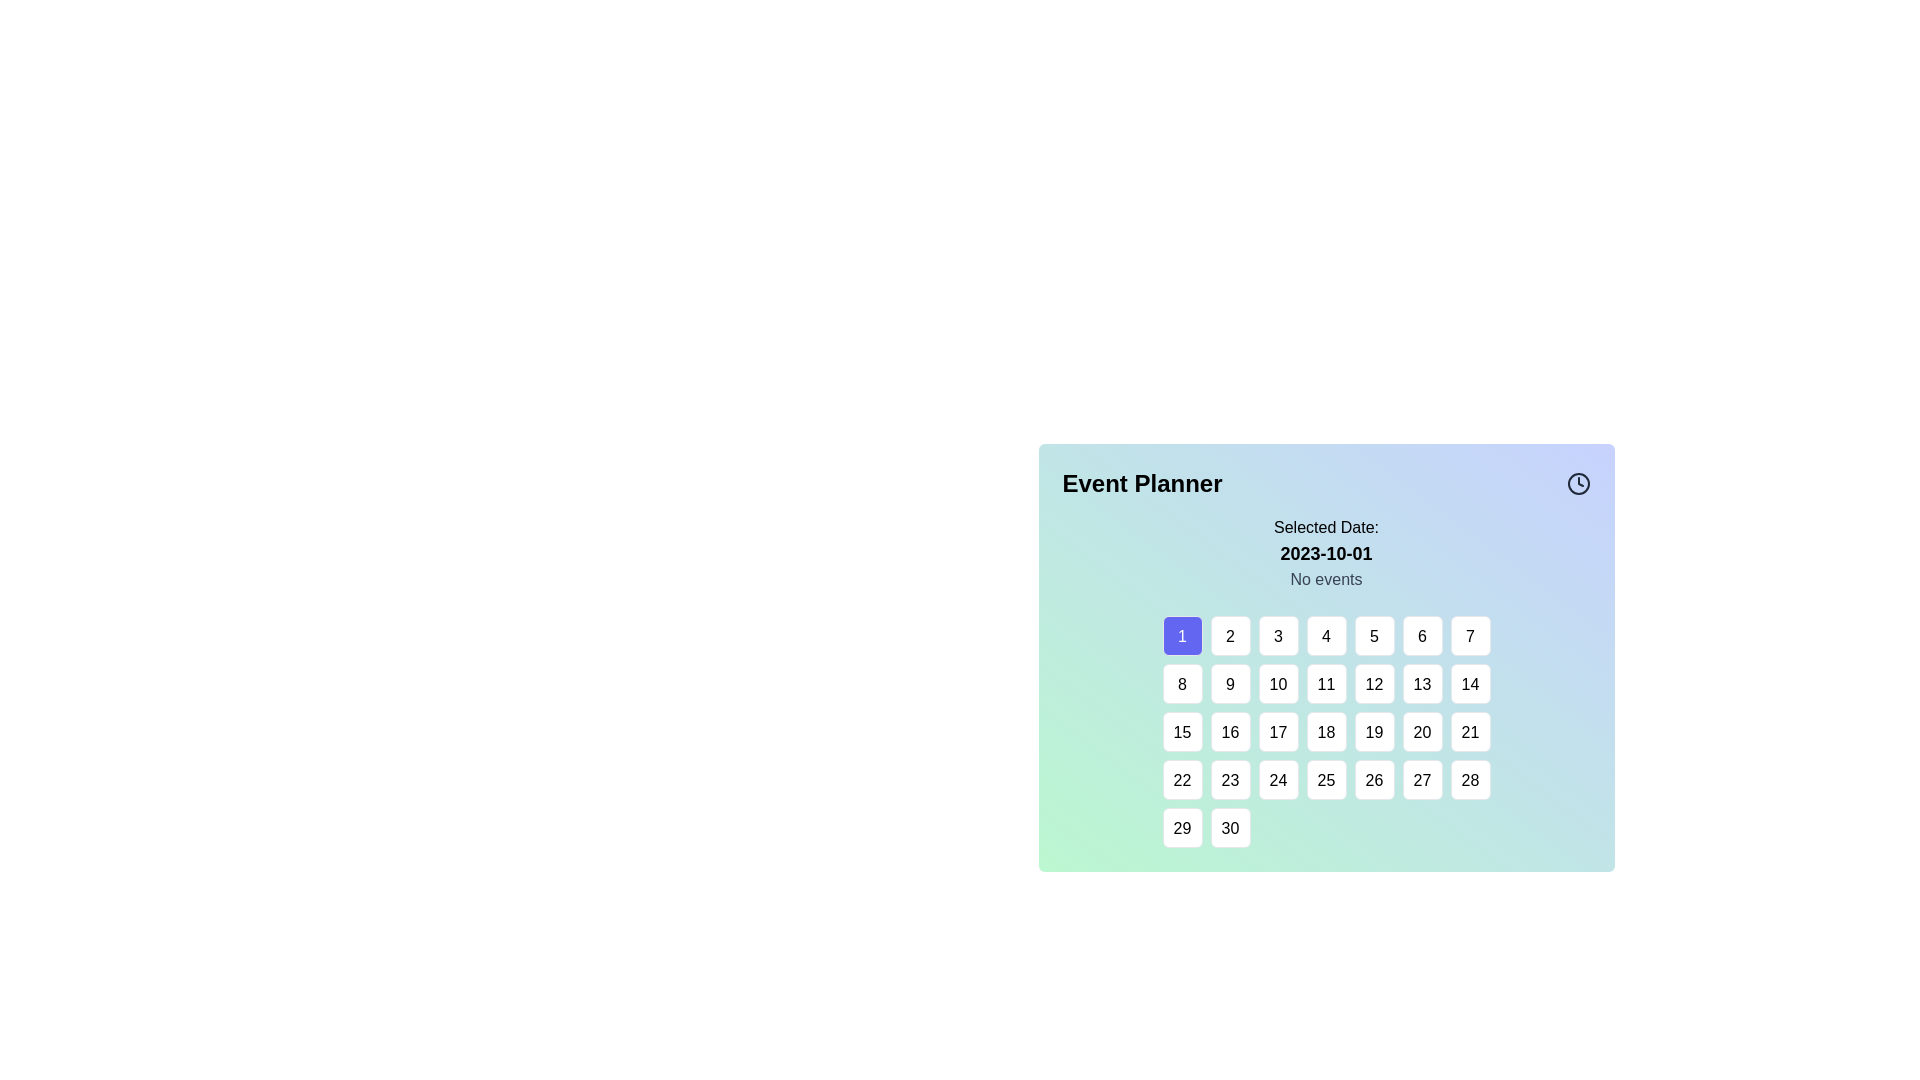  Describe the element at coordinates (1182, 682) in the screenshot. I see `the button representing the 8th day in the calendar view` at that location.